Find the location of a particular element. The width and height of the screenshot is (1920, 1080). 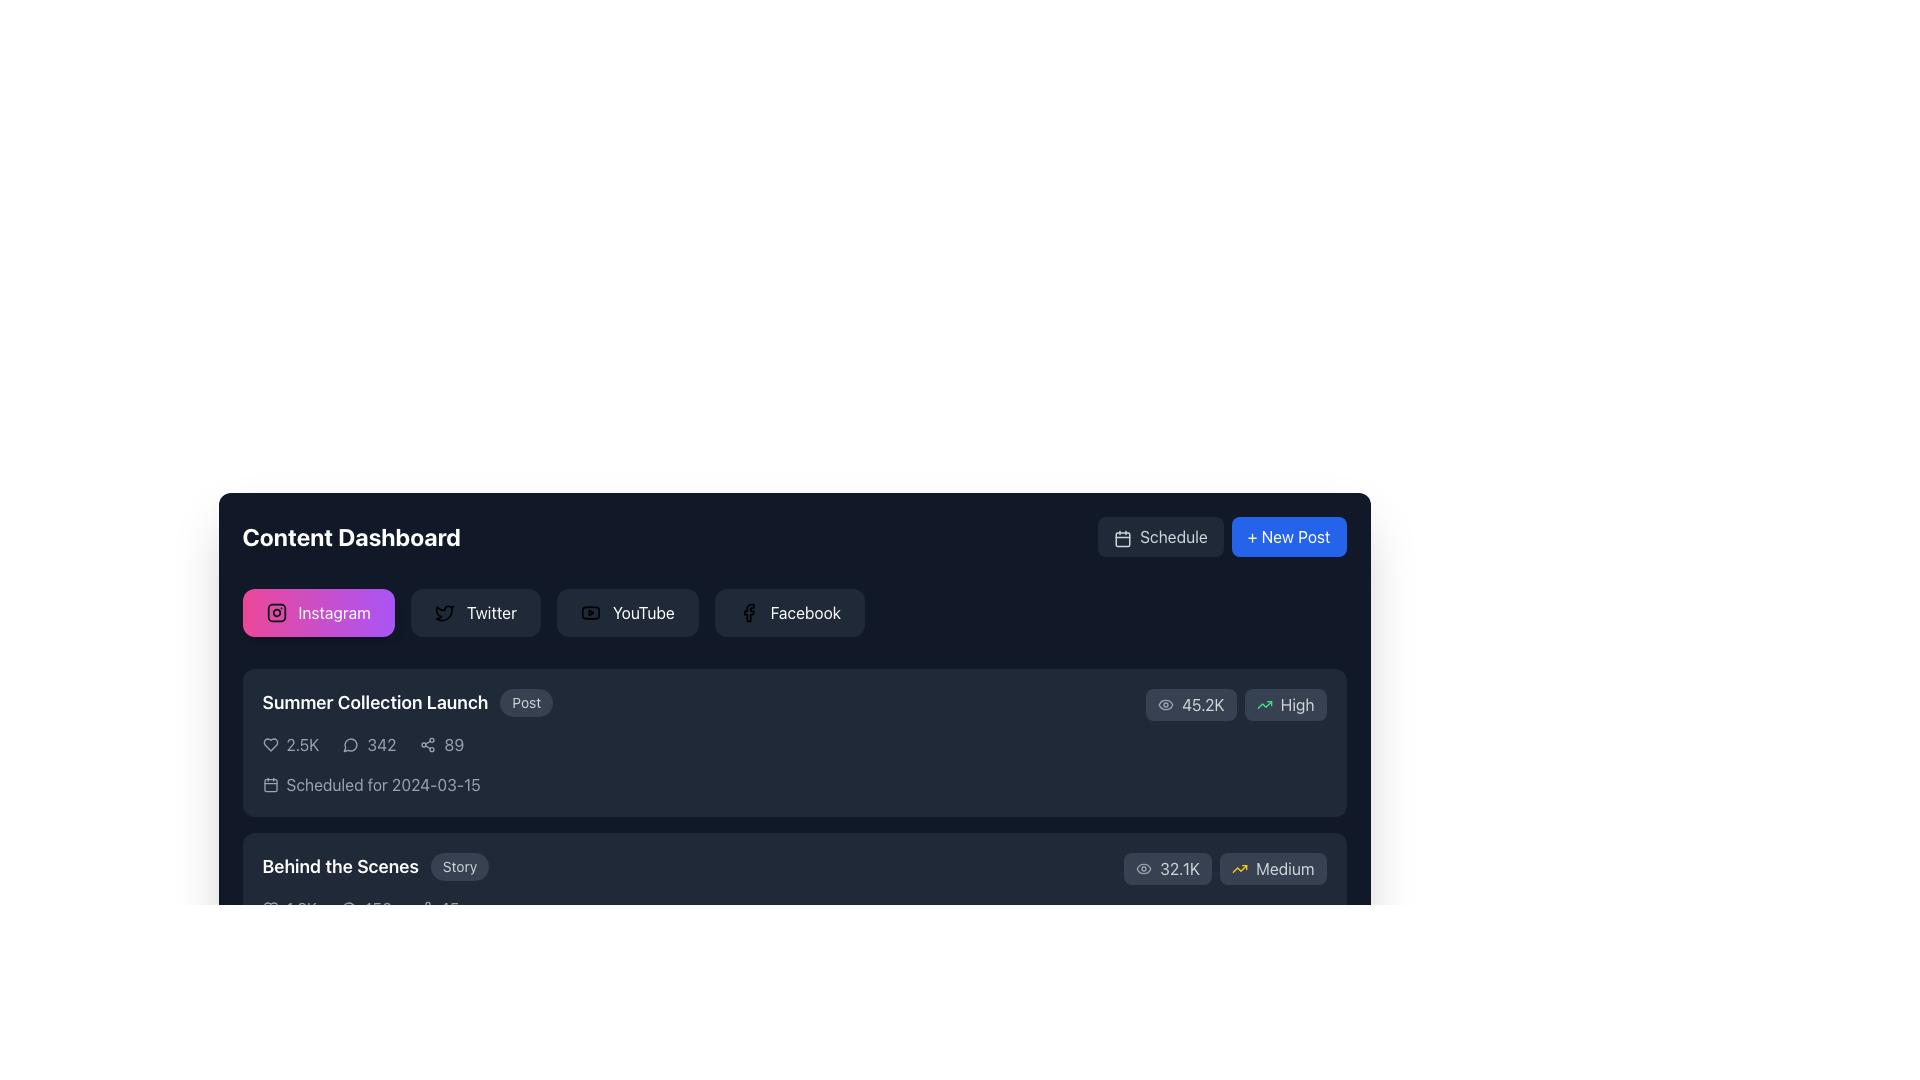

the text label displaying 'High', which is styled in gray against a dark background and positioned to the right of a green arrow icon within a metrics panel is located at coordinates (1297, 704).